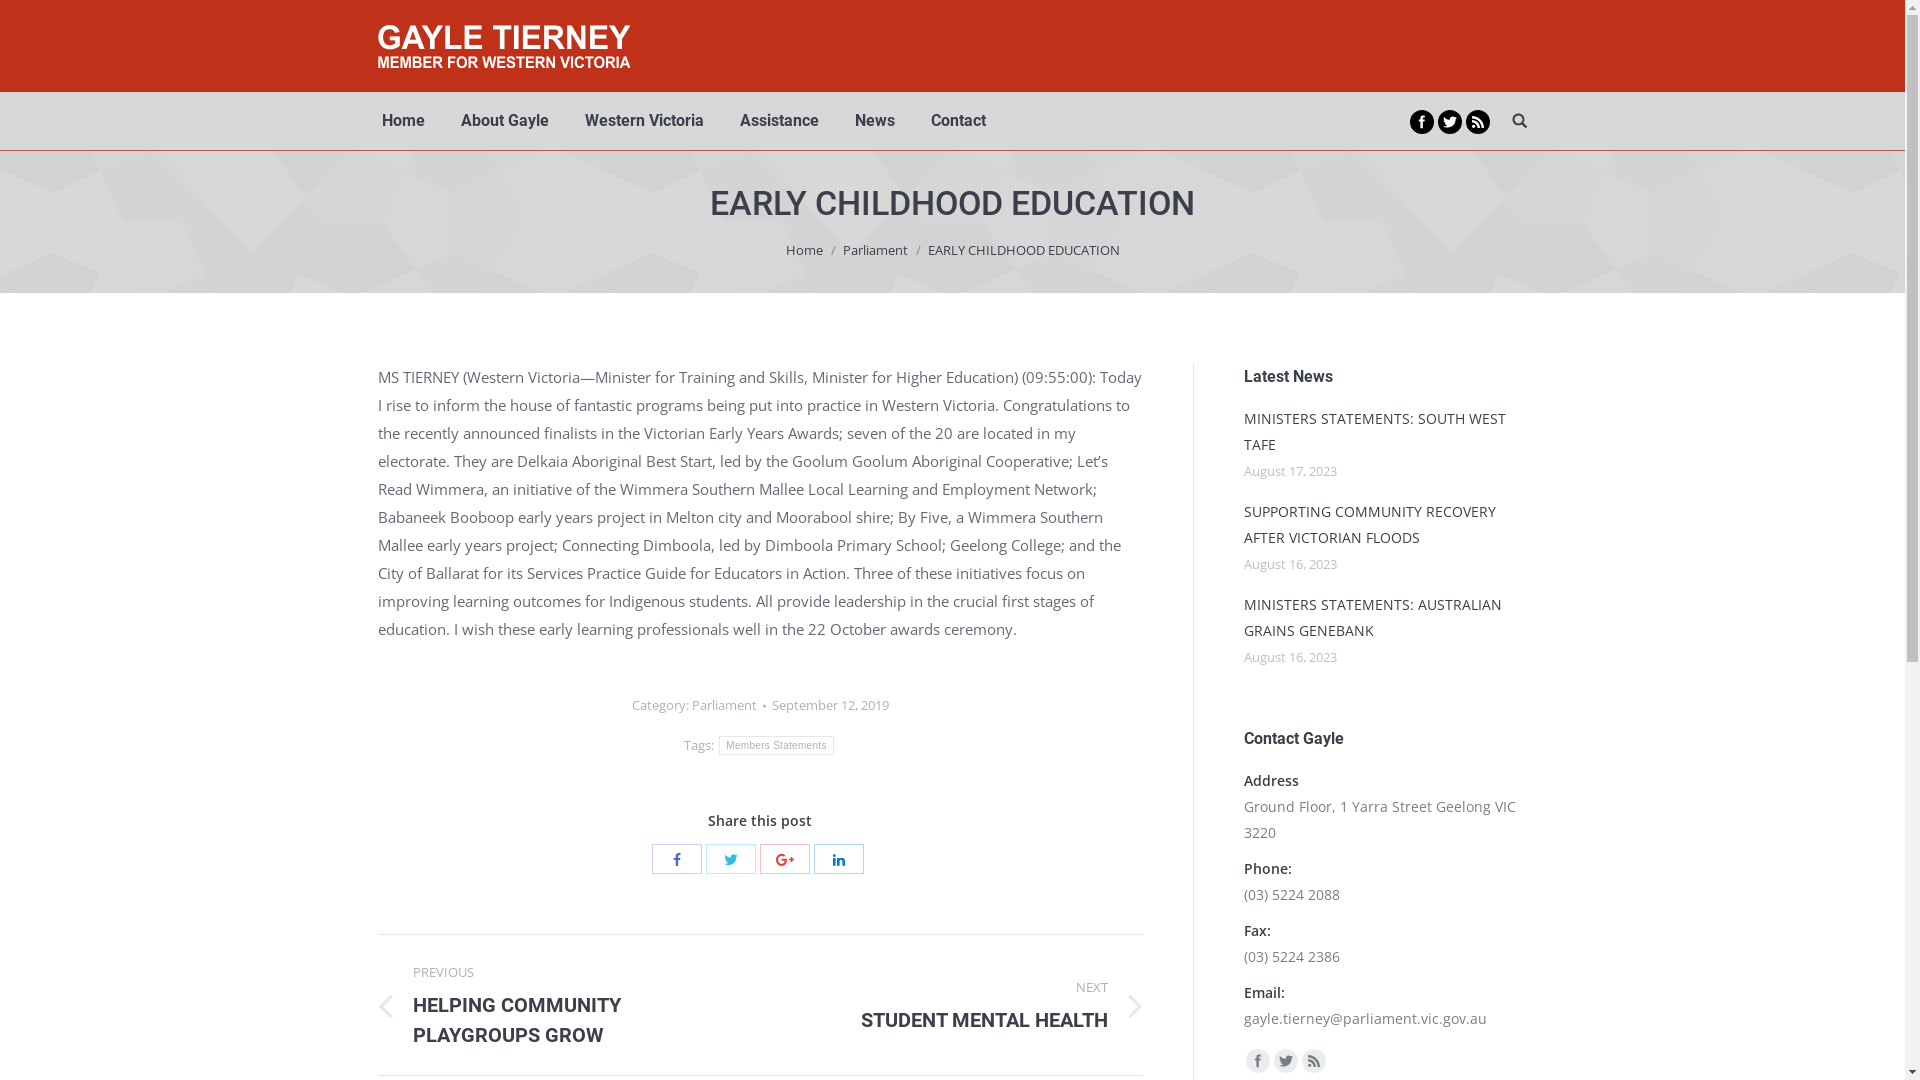 The image size is (1920, 1080). Describe the element at coordinates (1385, 523) in the screenshot. I see `'SUPPORTING COMMUNITY RECOVERY AFTER VICTORIAN FLOODS'` at that location.